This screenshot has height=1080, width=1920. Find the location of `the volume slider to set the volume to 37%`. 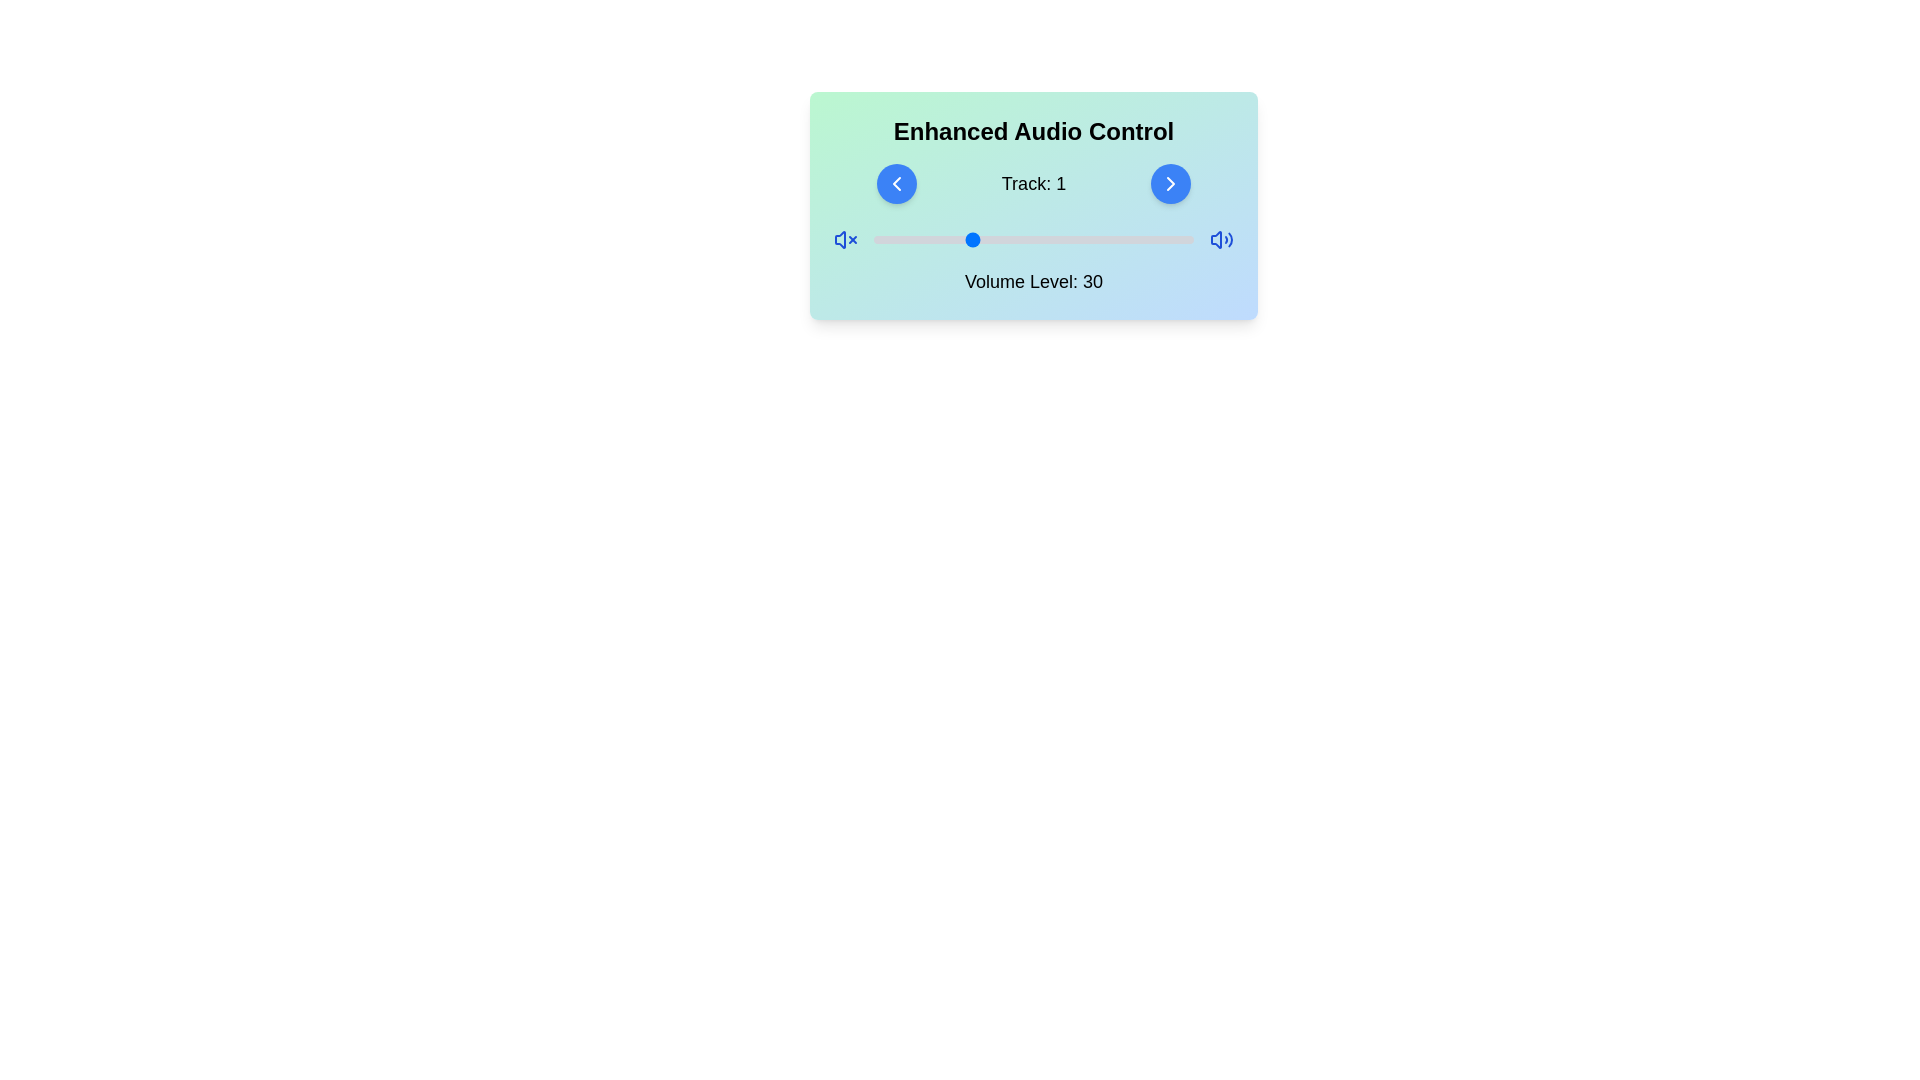

the volume slider to set the volume to 37% is located at coordinates (992, 238).